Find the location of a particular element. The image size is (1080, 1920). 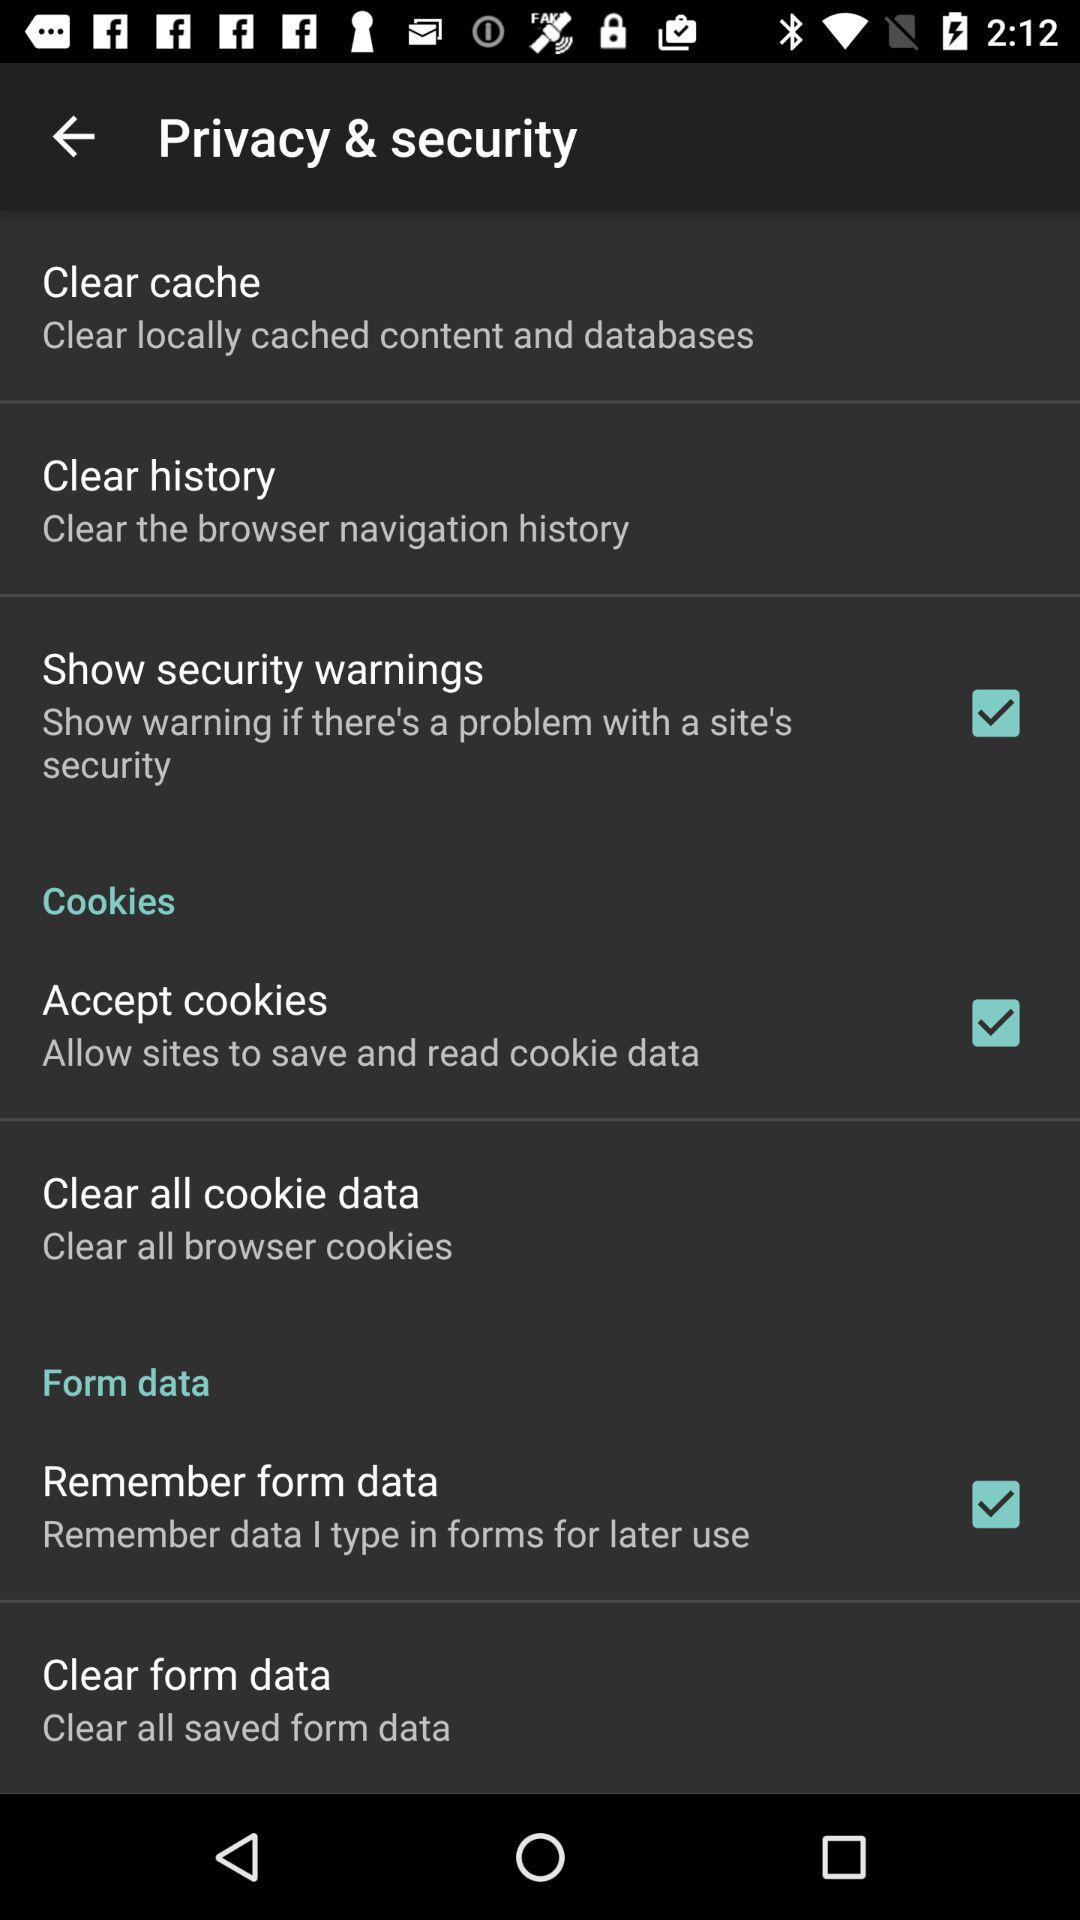

clear locally cached item is located at coordinates (398, 333).